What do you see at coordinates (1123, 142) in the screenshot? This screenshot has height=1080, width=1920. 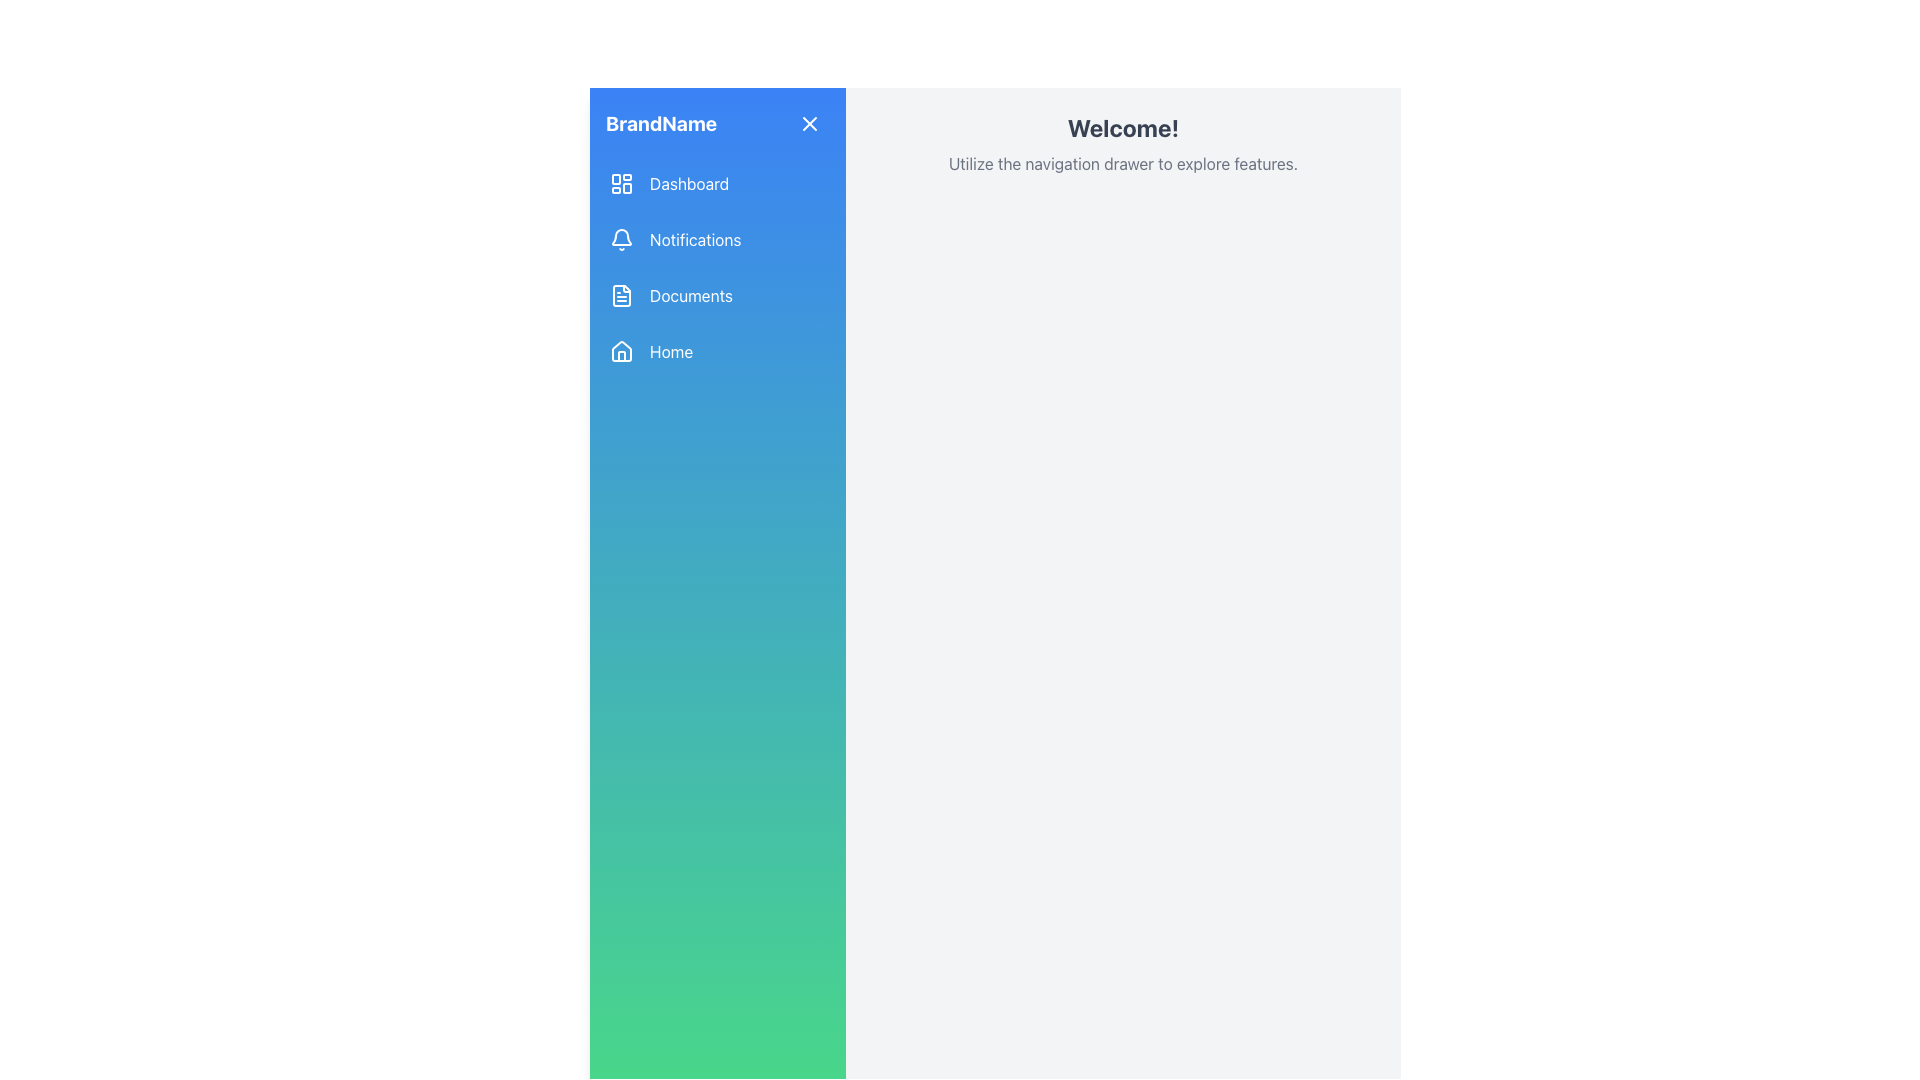 I see `textual content that includes the heading 'Welcome!' and the subheading 'Utilize the navigation drawer to explore features.' located in the upper portion of the white background to the right of the navigation drawer` at bounding box center [1123, 142].